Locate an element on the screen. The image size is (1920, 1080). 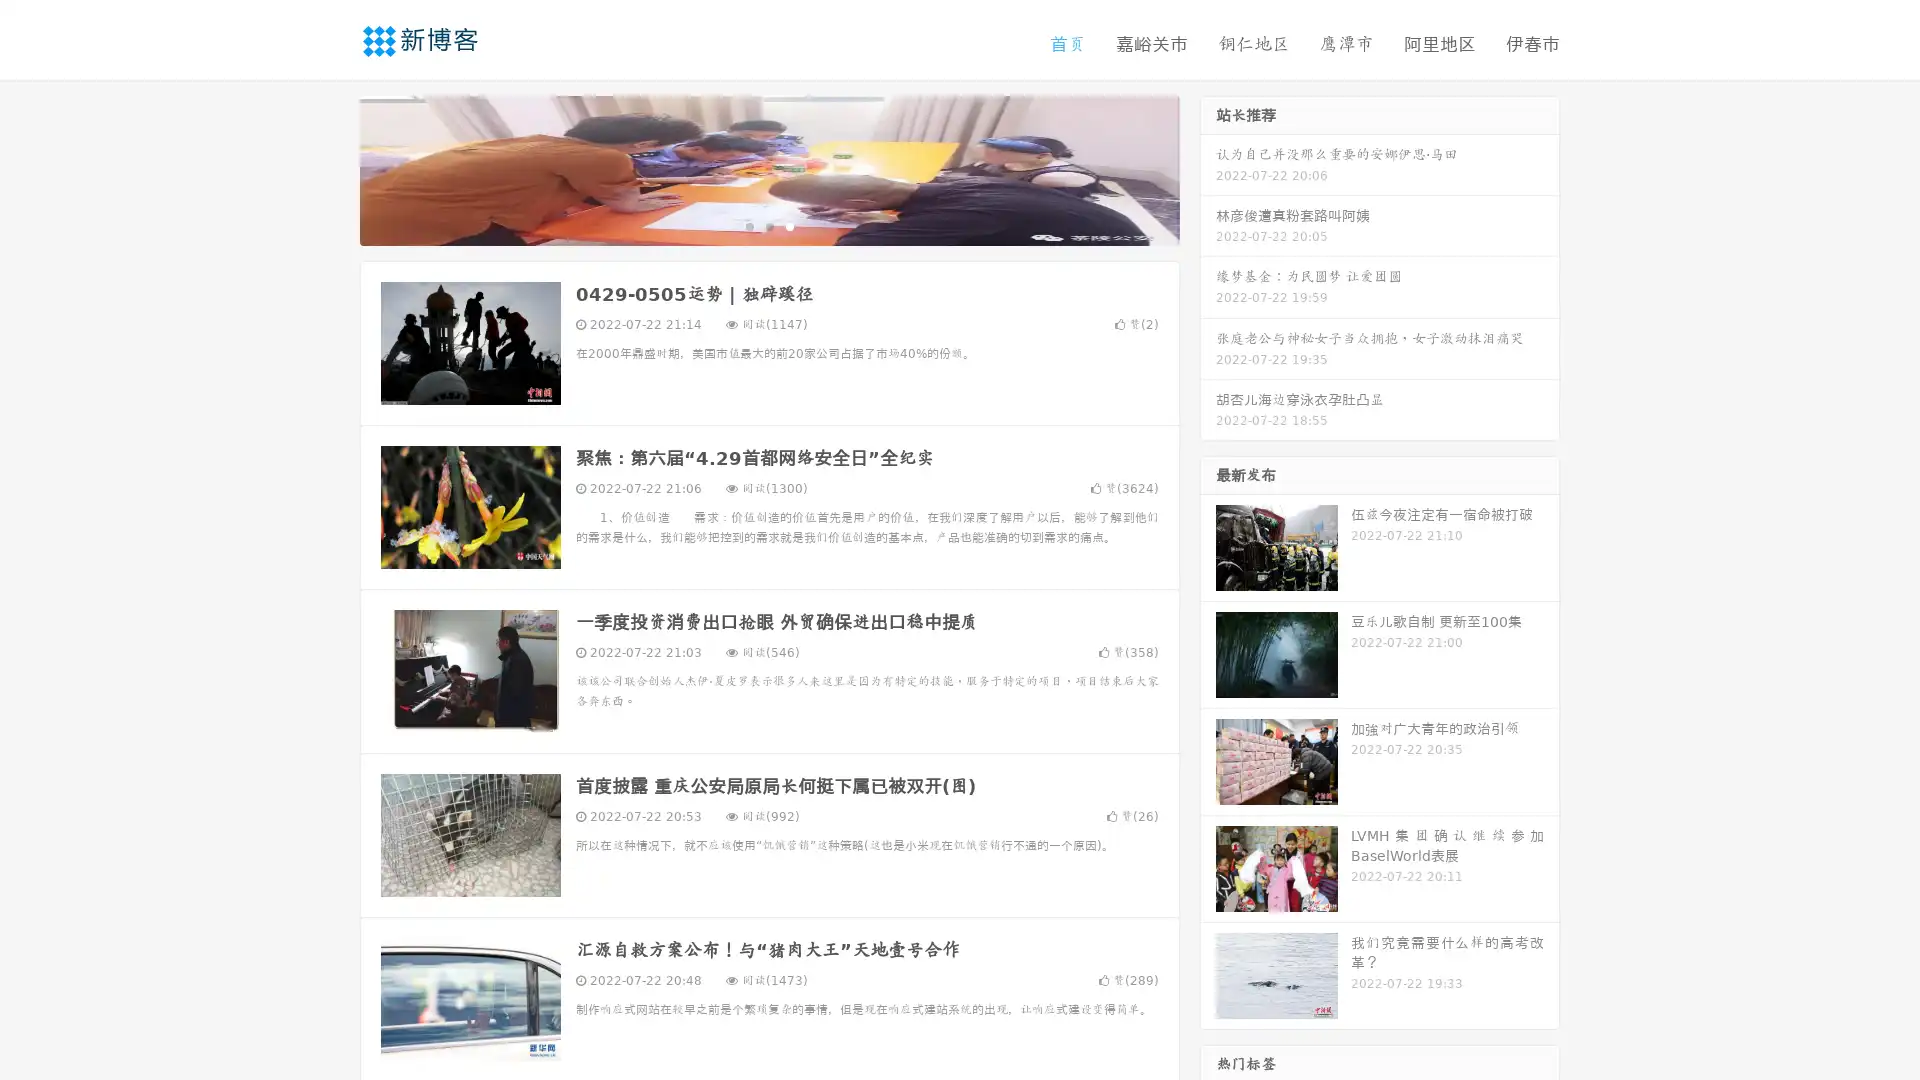
Go to slide 2 is located at coordinates (768, 225).